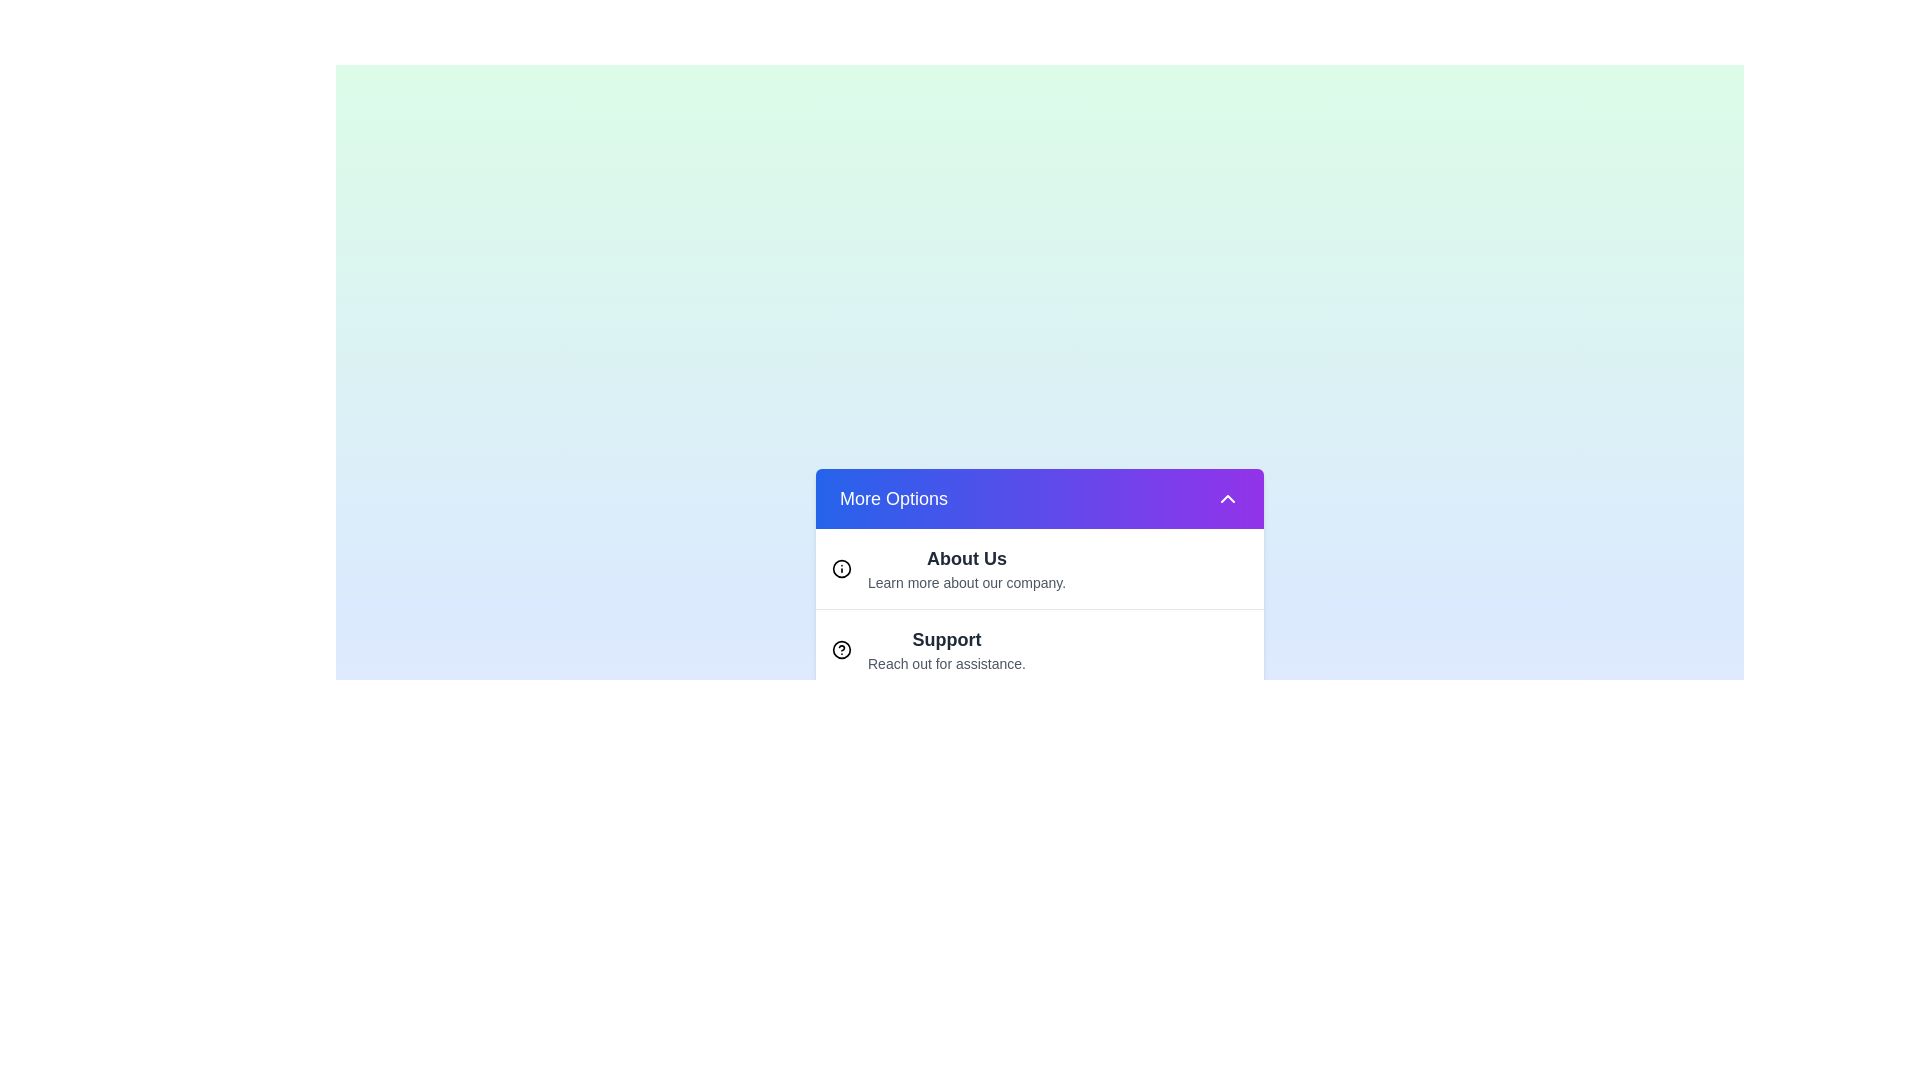 The width and height of the screenshot is (1920, 1080). I want to click on the option Support to highlight it, so click(1040, 648).